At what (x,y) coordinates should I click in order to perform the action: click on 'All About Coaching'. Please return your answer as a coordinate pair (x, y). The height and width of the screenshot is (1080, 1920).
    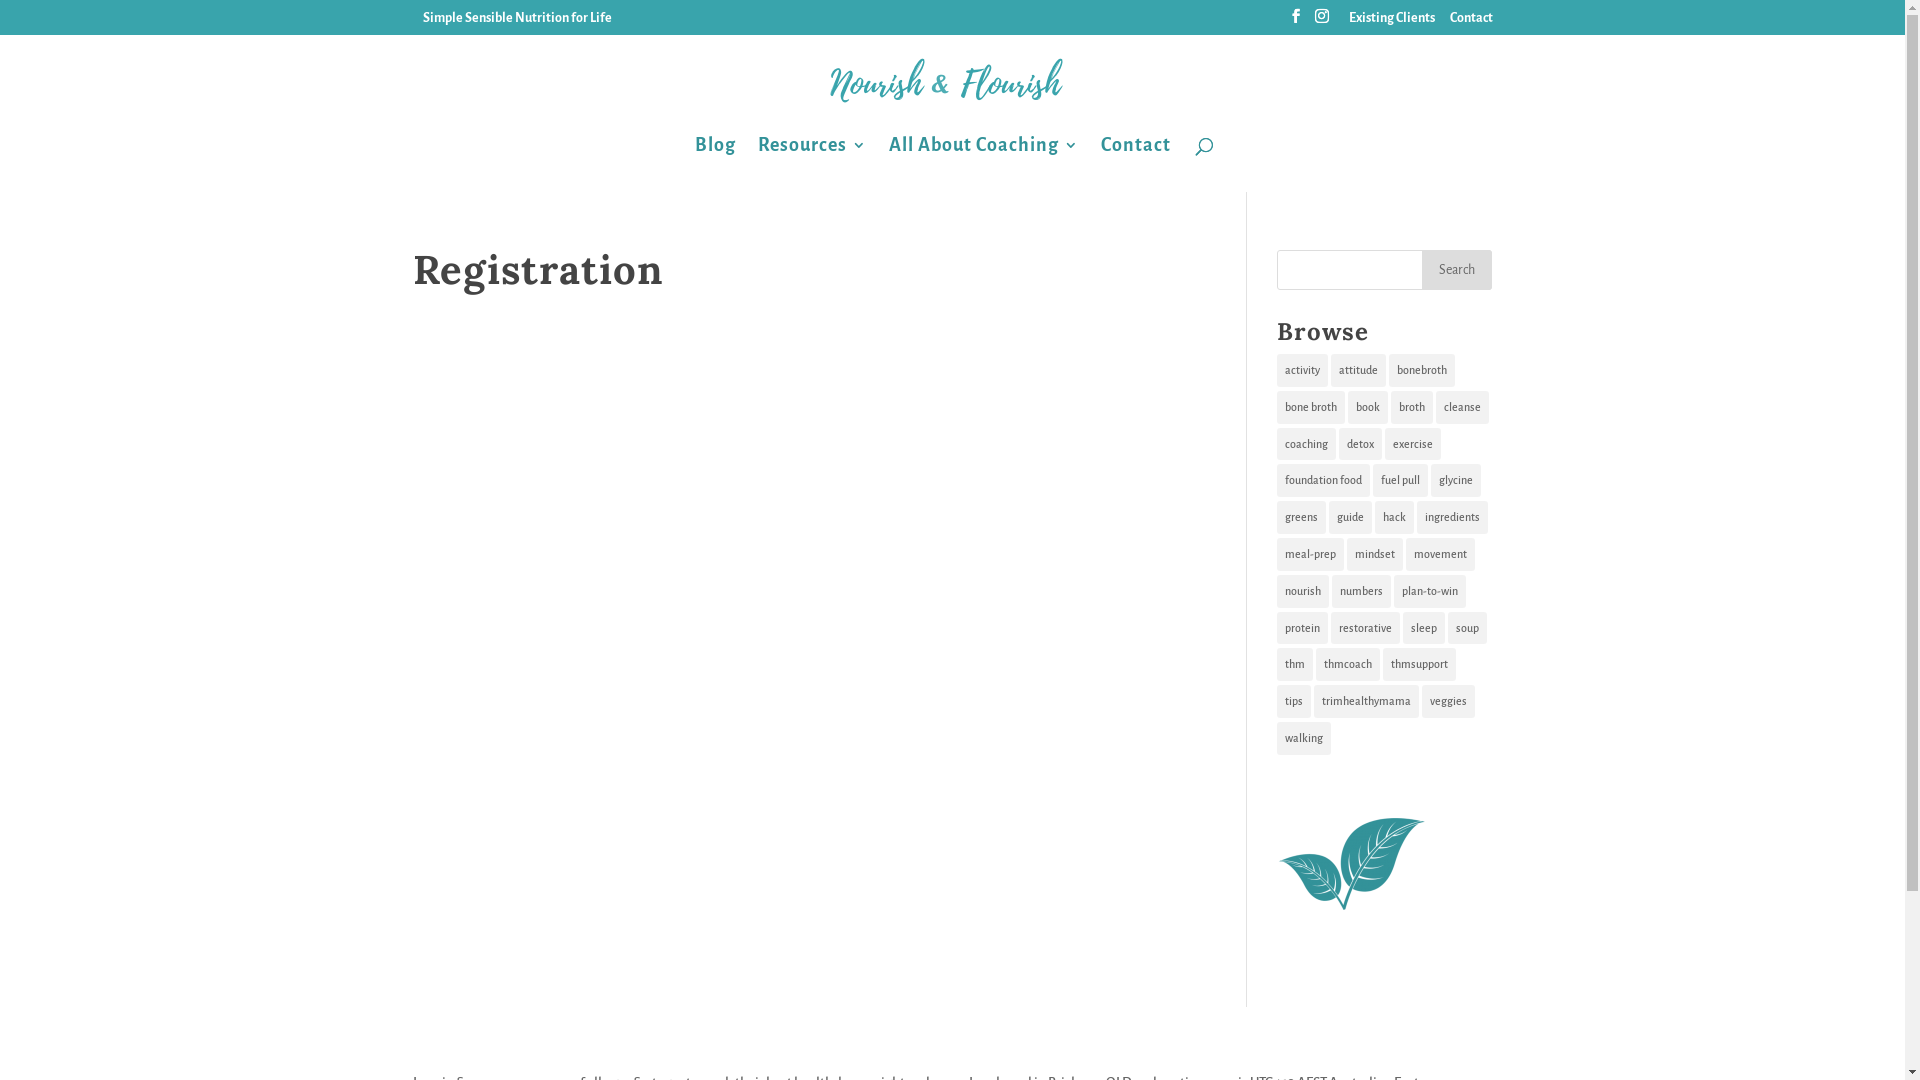
    Looking at the image, I should click on (983, 164).